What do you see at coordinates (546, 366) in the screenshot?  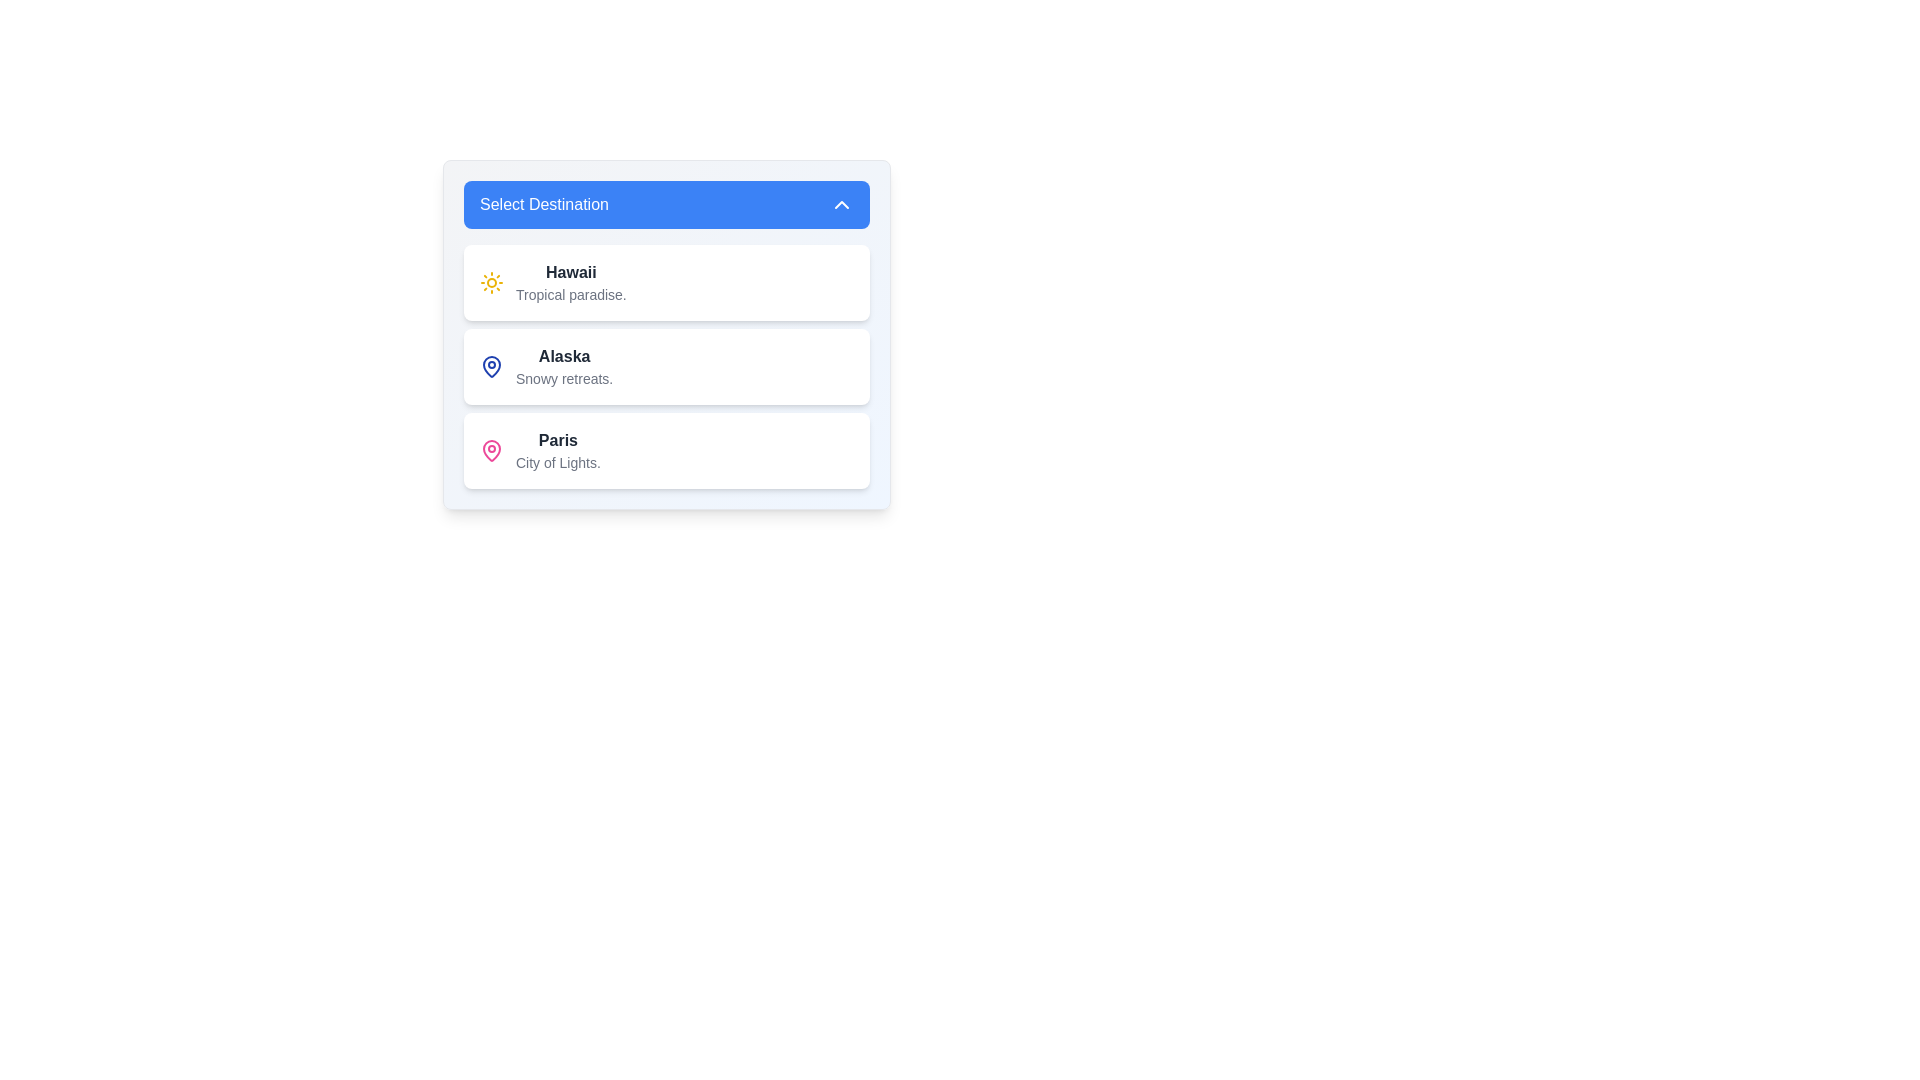 I see `the Destination selection item labeled 'Alaska' with a blue map pin icon to navigate` at bounding box center [546, 366].